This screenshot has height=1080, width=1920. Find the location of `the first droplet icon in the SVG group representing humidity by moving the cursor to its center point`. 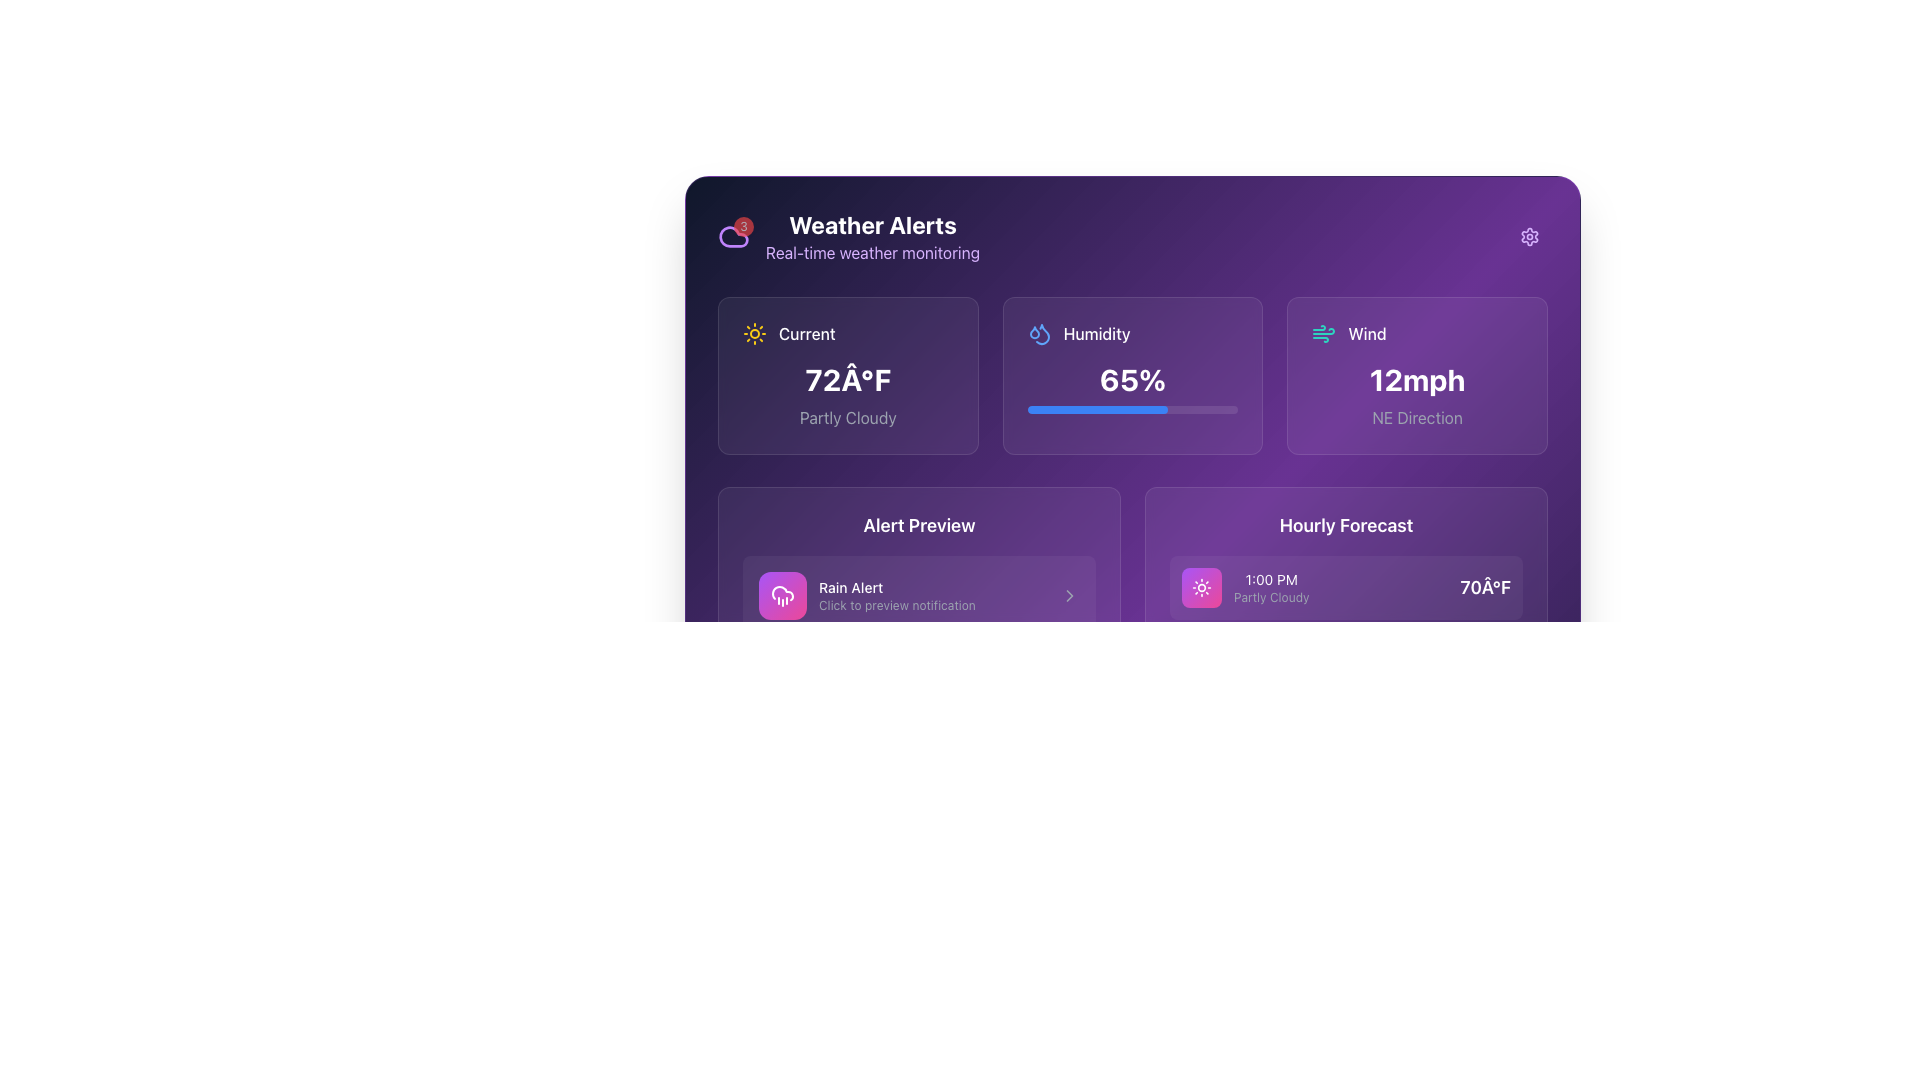

the first droplet icon in the SVG group representing humidity by moving the cursor to its center point is located at coordinates (1034, 331).